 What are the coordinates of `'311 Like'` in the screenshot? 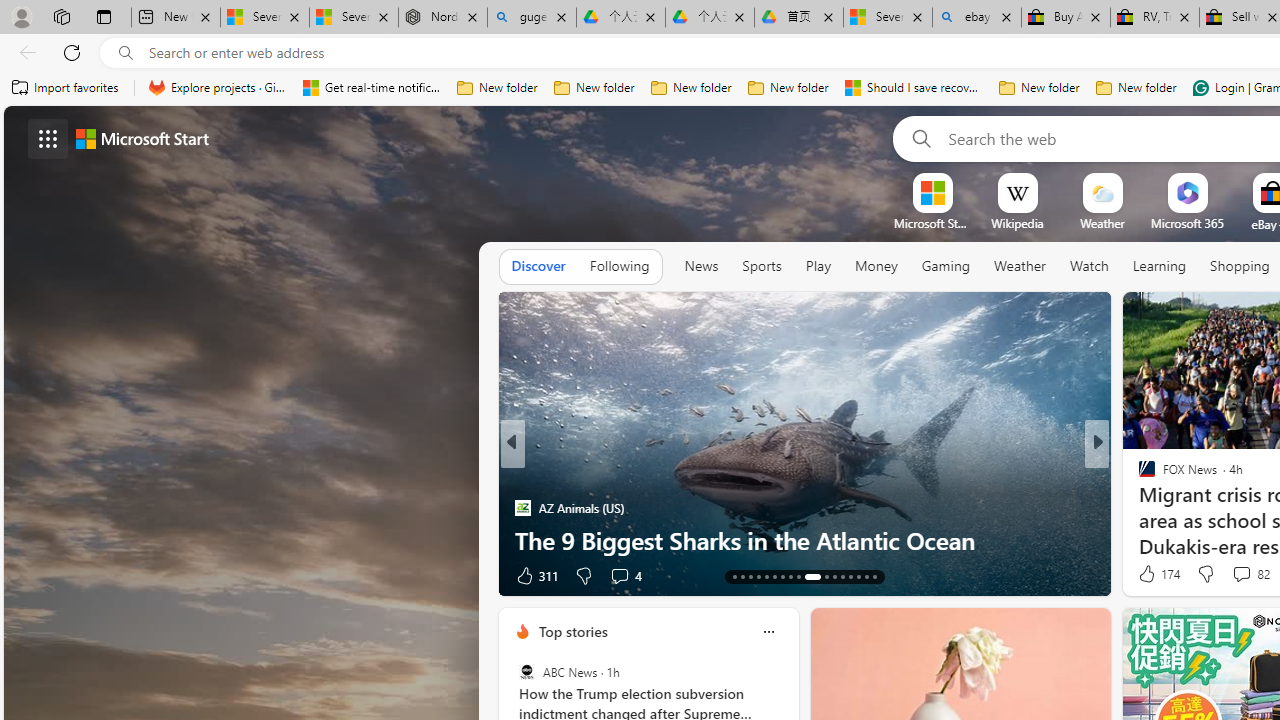 It's located at (535, 575).